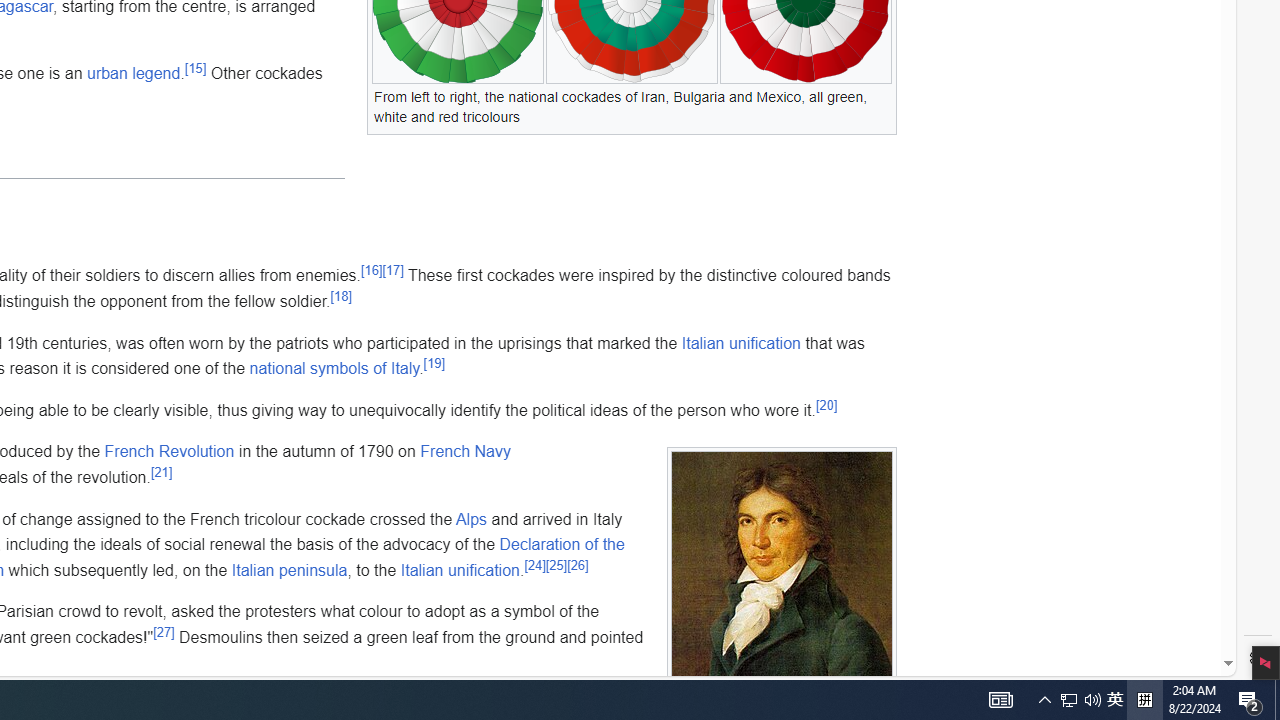 This screenshot has height=720, width=1280. I want to click on '[18]', so click(341, 295).